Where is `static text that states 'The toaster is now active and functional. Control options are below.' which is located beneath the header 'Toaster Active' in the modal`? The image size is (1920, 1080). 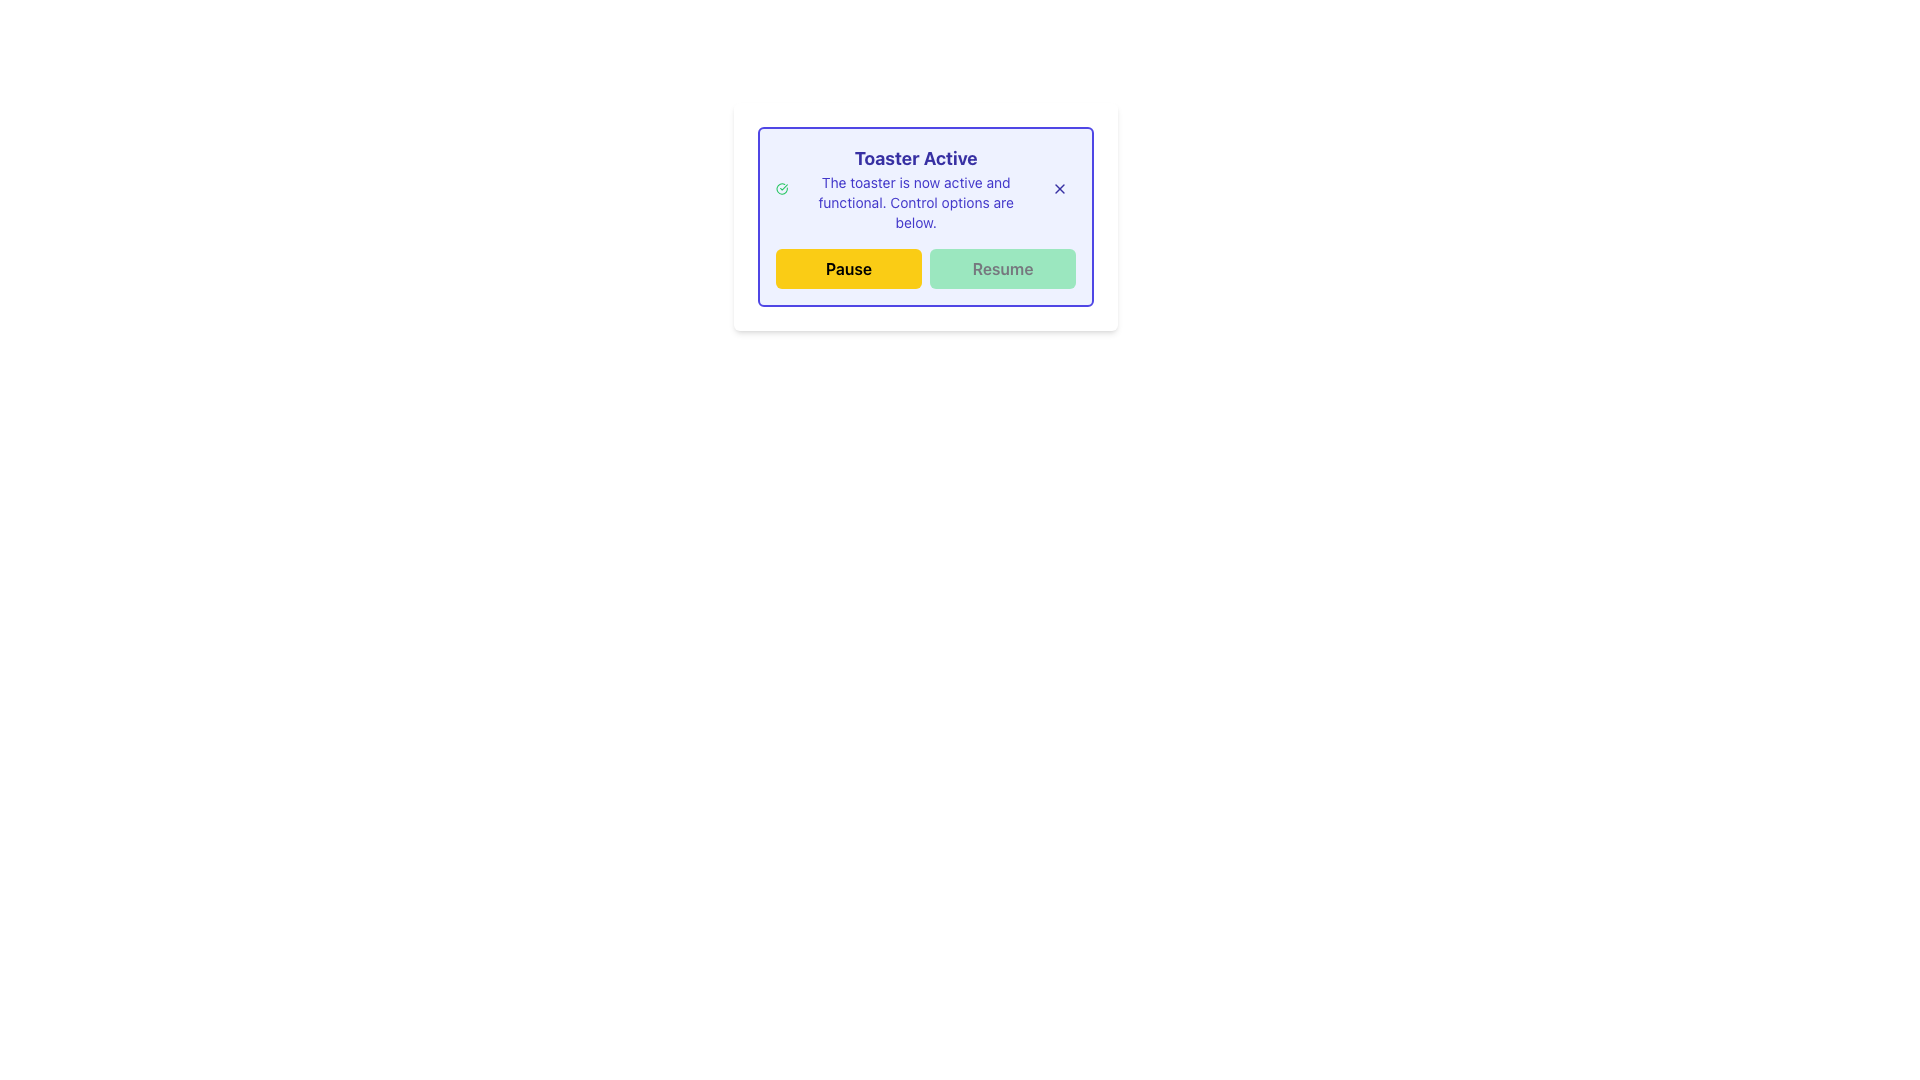 static text that states 'The toaster is now active and functional. Control options are below.' which is located beneath the header 'Toaster Active' in the modal is located at coordinates (915, 203).